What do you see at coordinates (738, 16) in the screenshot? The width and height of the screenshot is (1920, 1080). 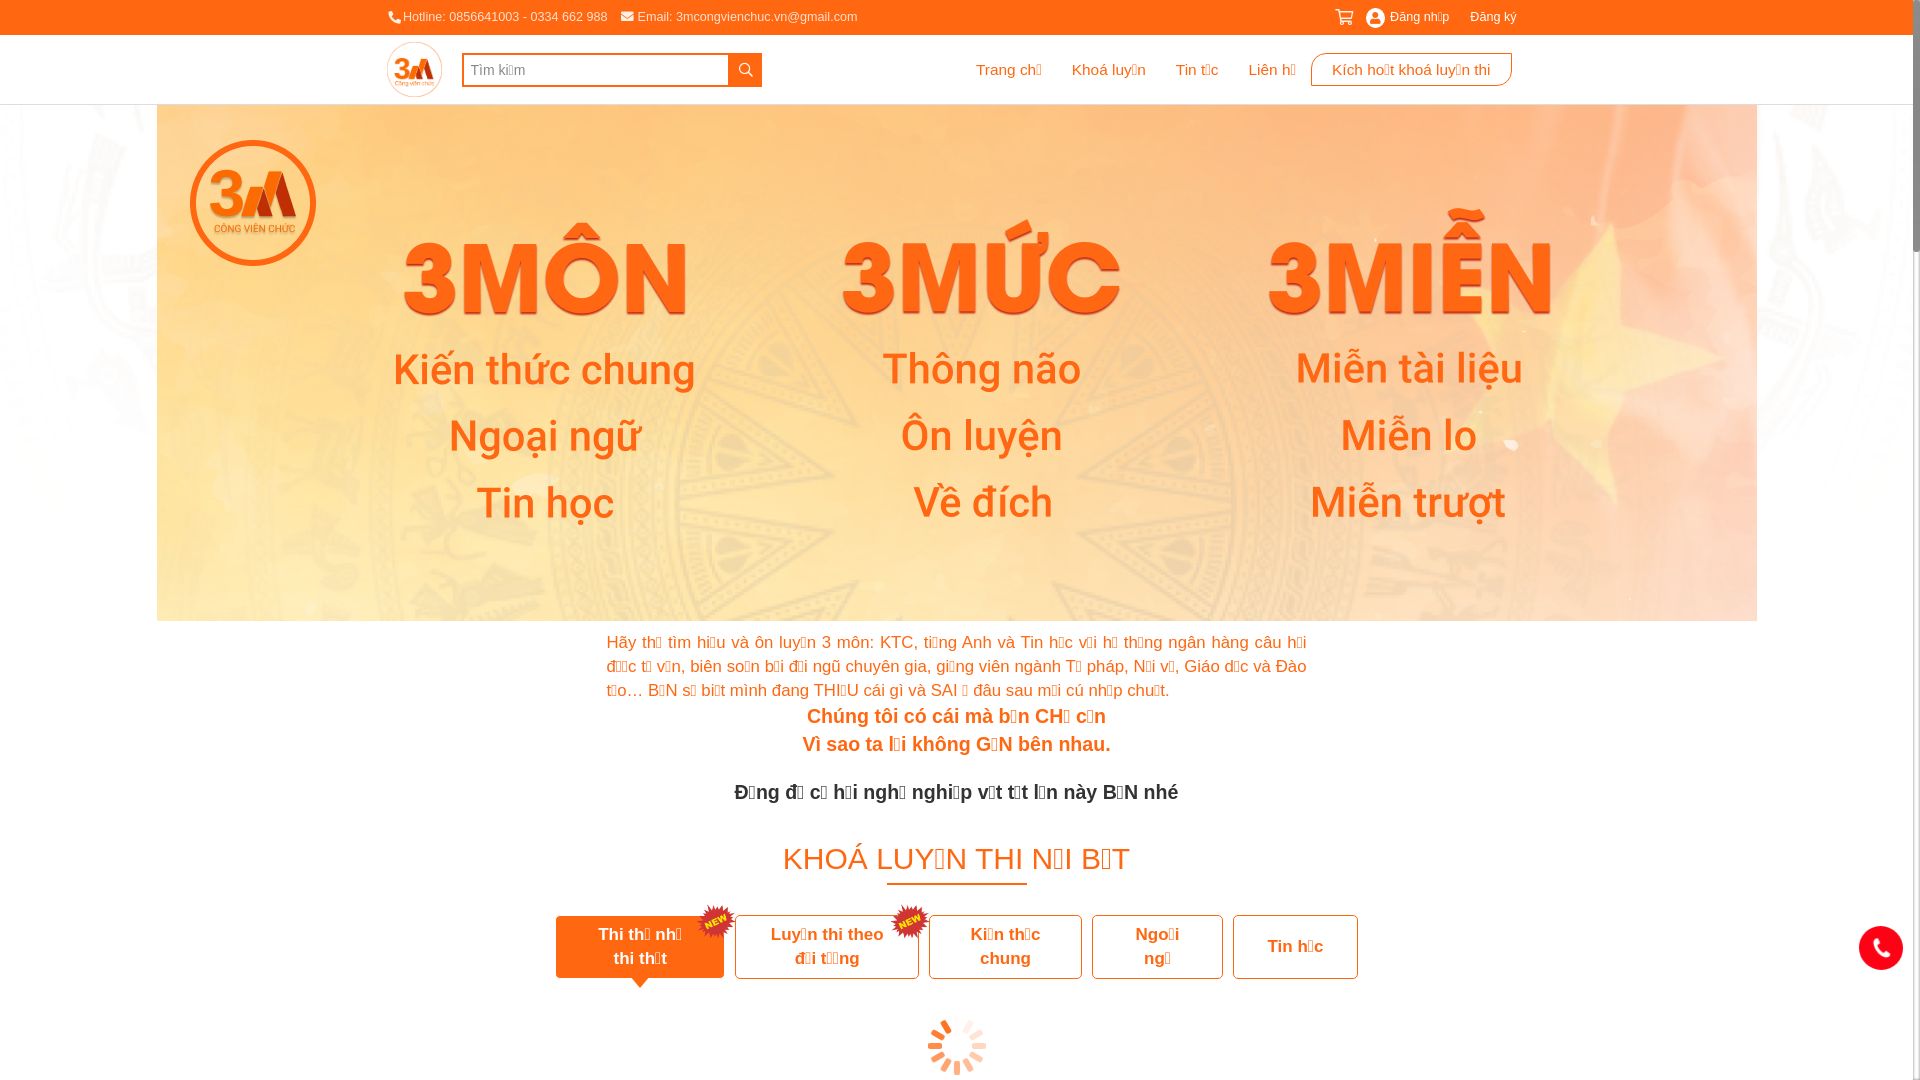 I see `'Email: 3mcongvienchuc.vn@gmail.com'` at bounding box center [738, 16].